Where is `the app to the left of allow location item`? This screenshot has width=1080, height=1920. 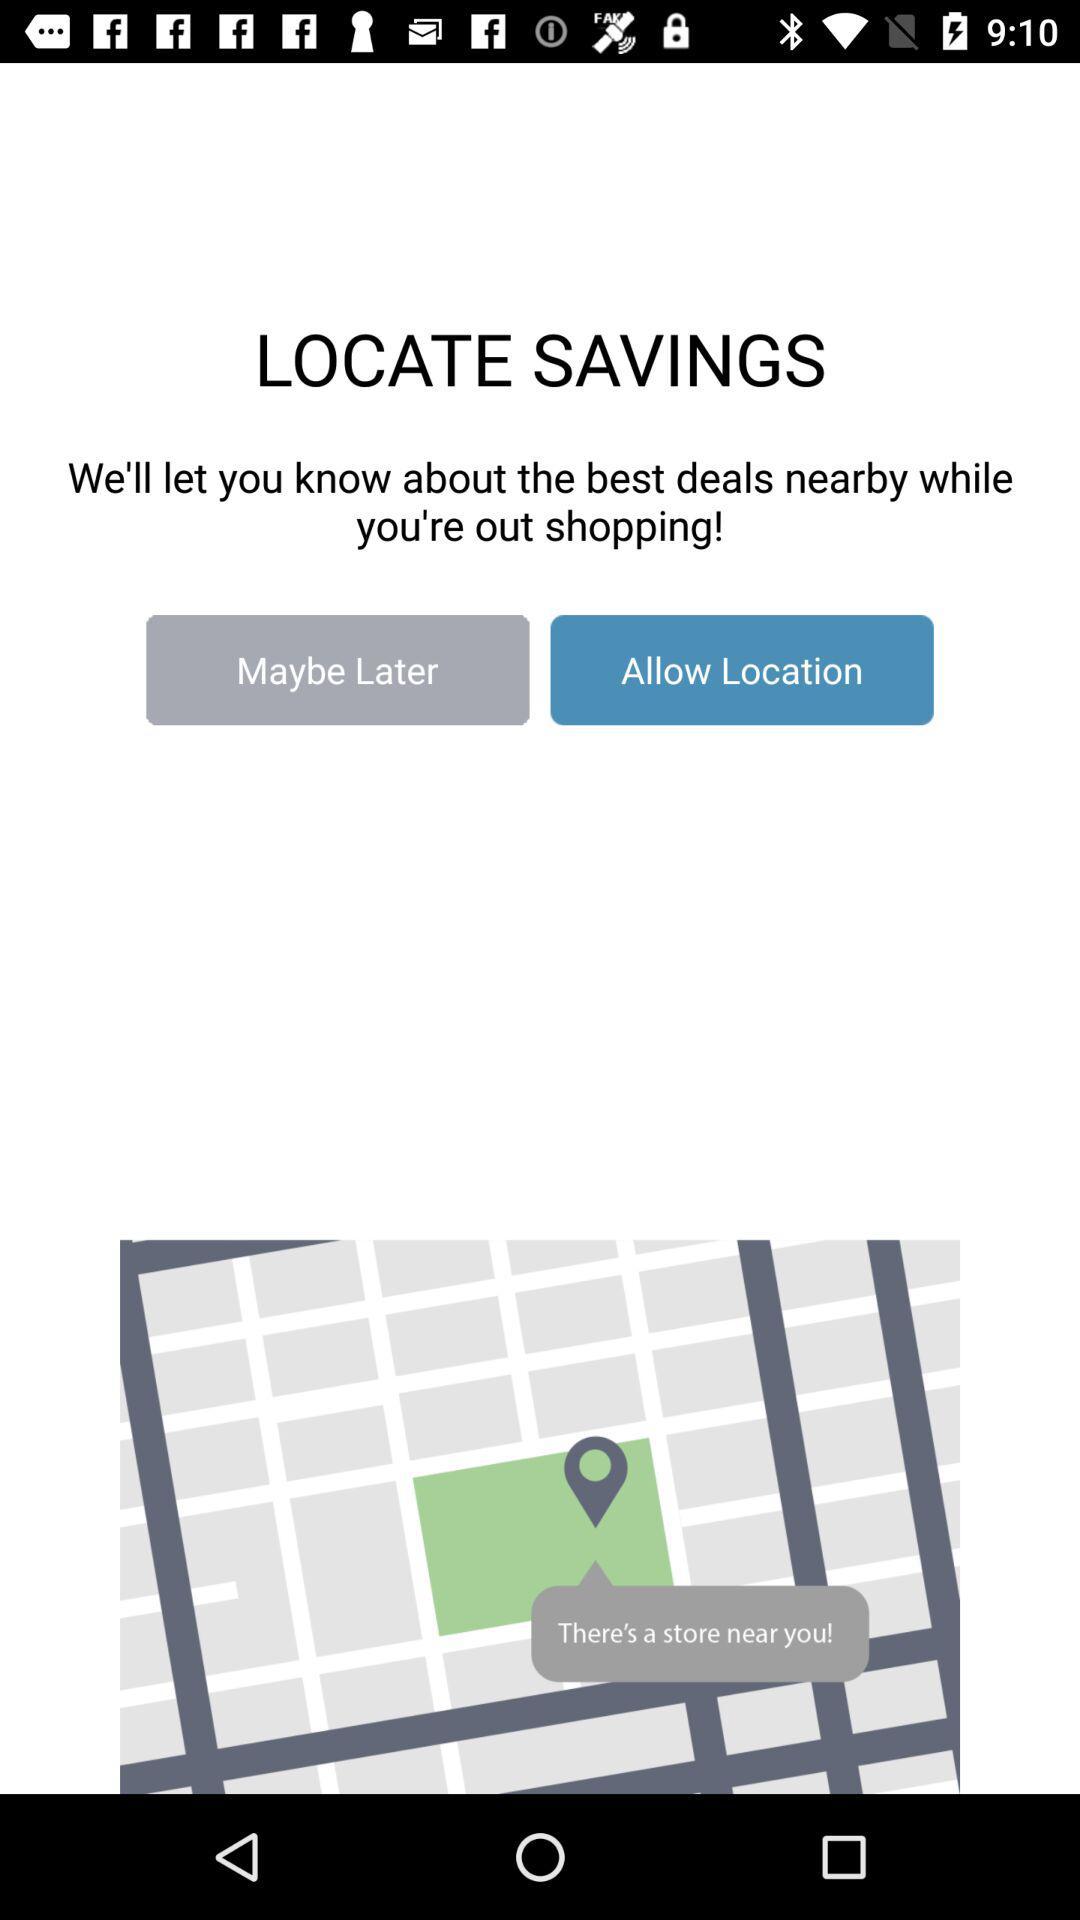 the app to the left of allow location item is located at coordinates (336, 670).